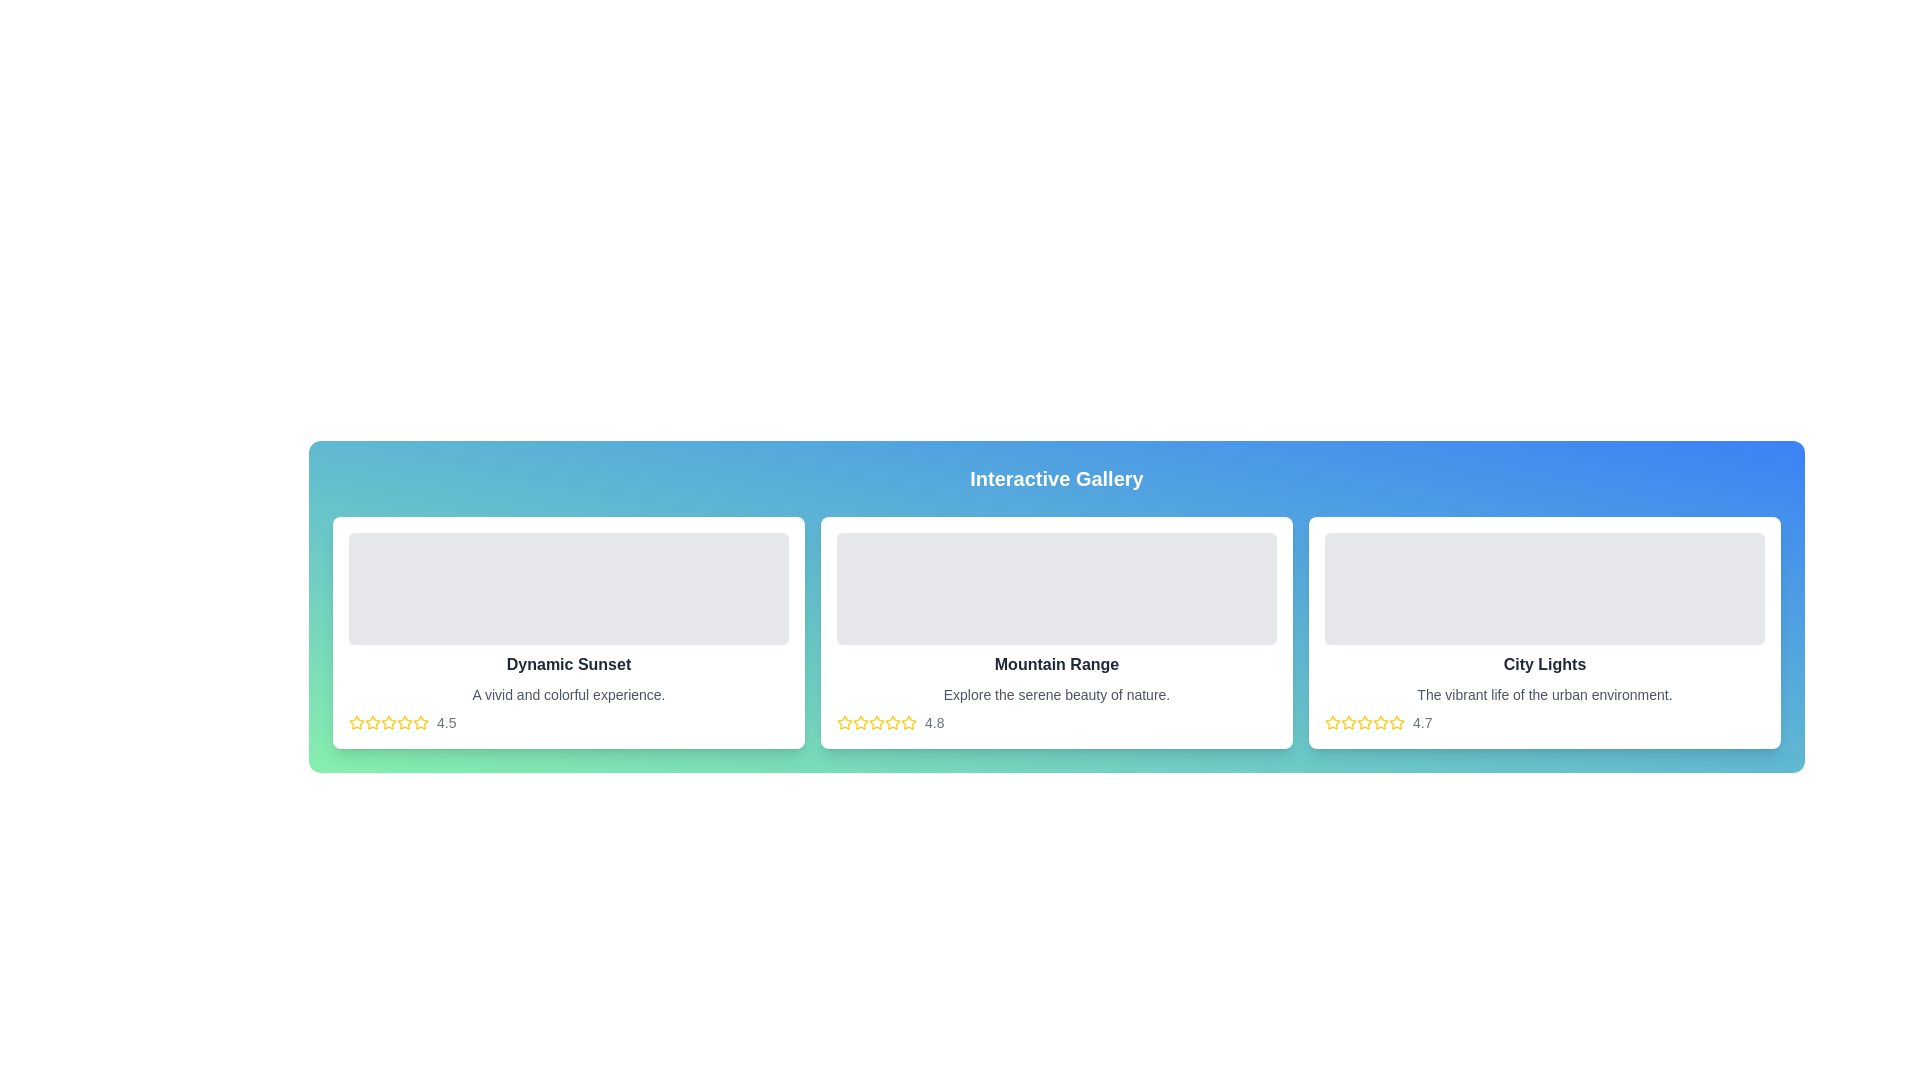 Image resolution: width=1920 pixels, height=1080 pixels. Describe the element at coordinates (373, 722) in the screenshot. I see `the first star icon in the rating system located below the 'Dynamic Sunset' card in the leftmost column of the gallery layout` at that location.